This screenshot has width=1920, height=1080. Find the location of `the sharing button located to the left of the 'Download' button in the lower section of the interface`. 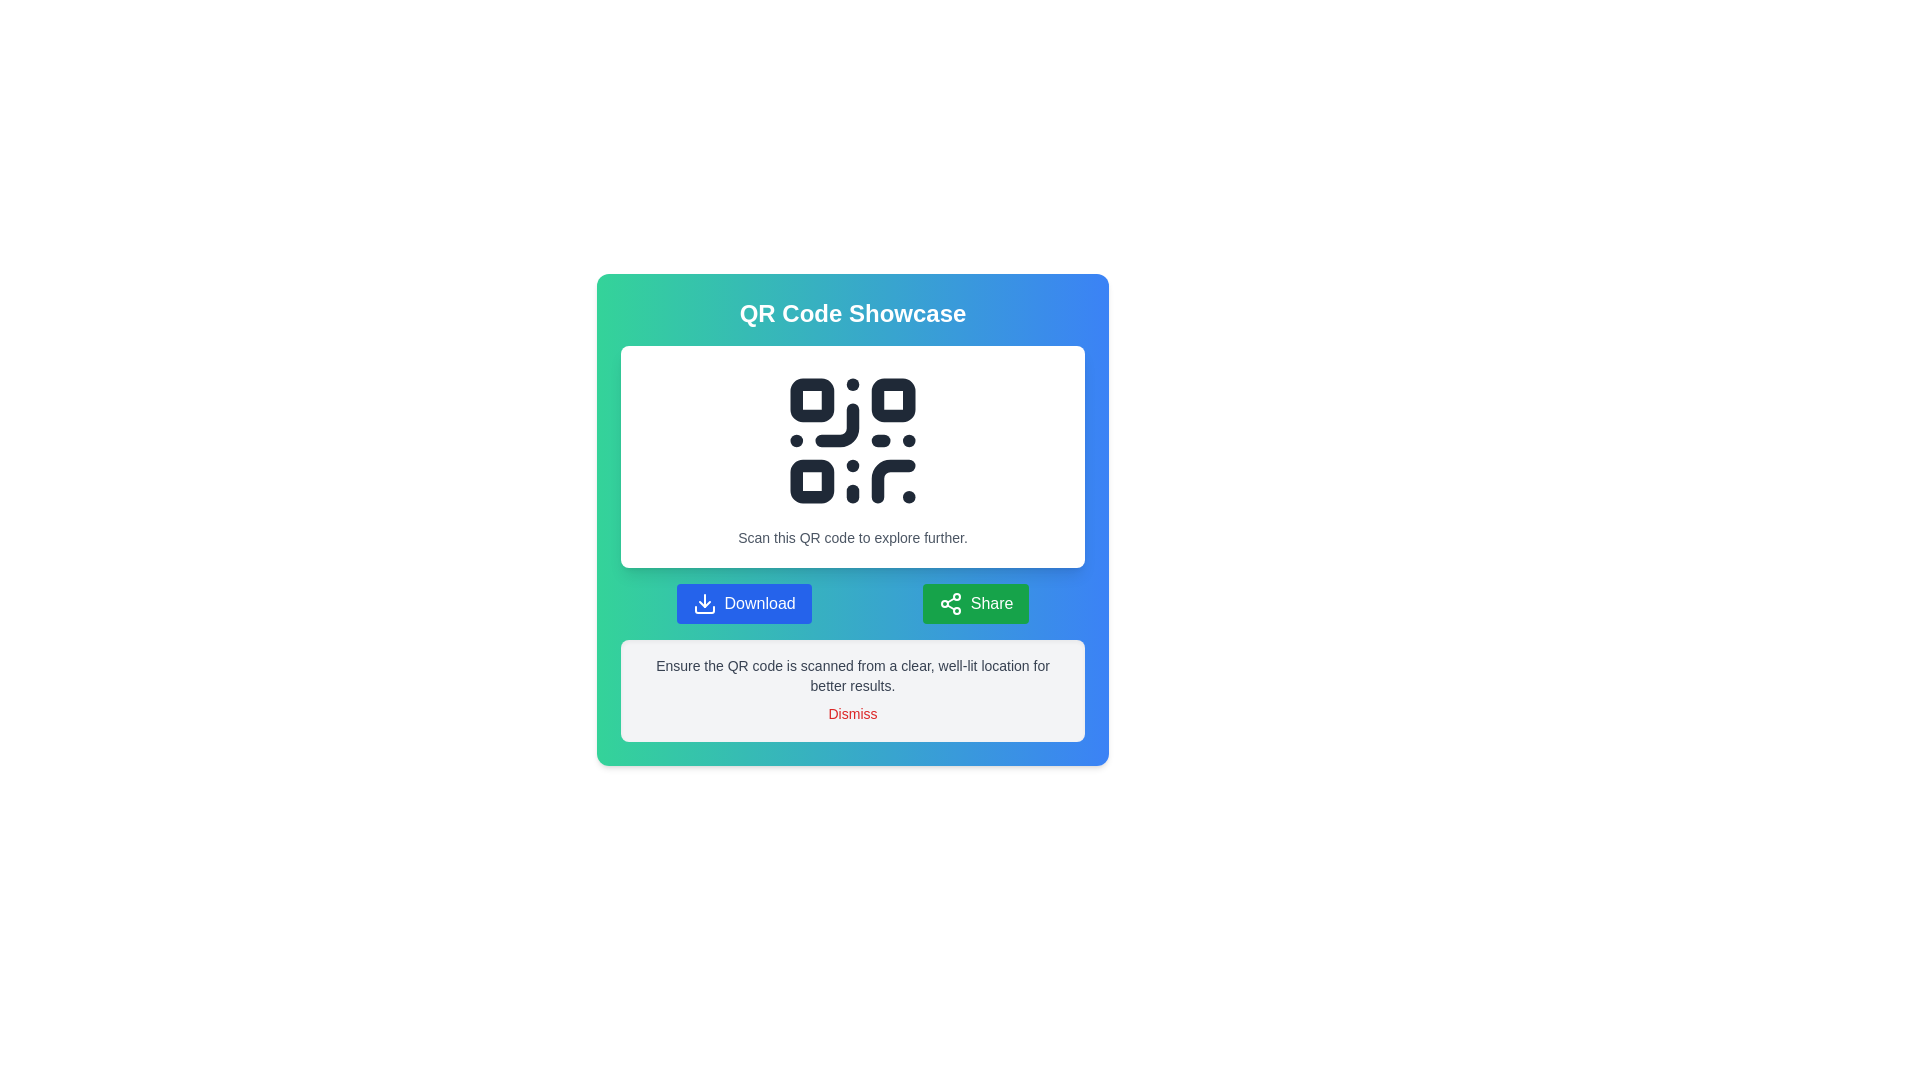

the sharing button located to the left of the 'Download' button in the lower section of the interface is located at coordinates (976, 603).